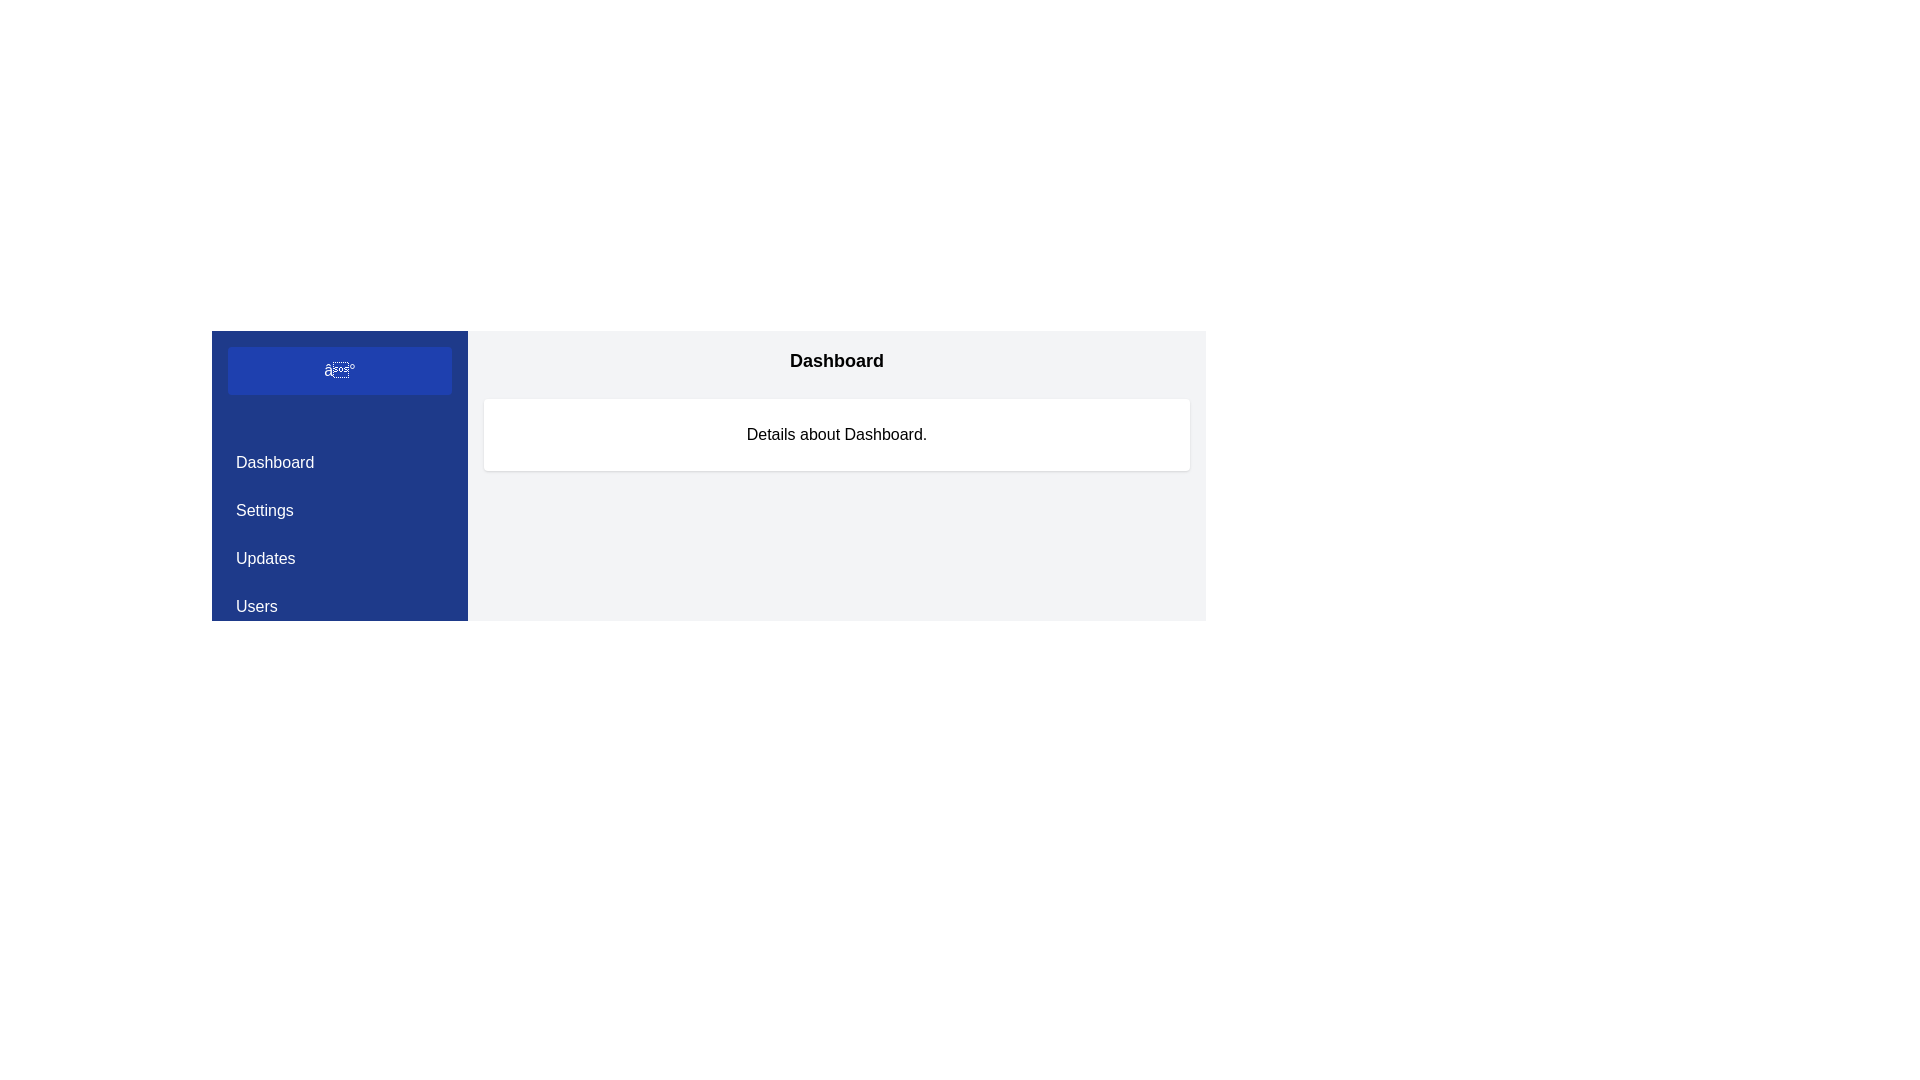  I want to click on the 'Dashboard' navigation link in the sidebar, so click(340, 462).